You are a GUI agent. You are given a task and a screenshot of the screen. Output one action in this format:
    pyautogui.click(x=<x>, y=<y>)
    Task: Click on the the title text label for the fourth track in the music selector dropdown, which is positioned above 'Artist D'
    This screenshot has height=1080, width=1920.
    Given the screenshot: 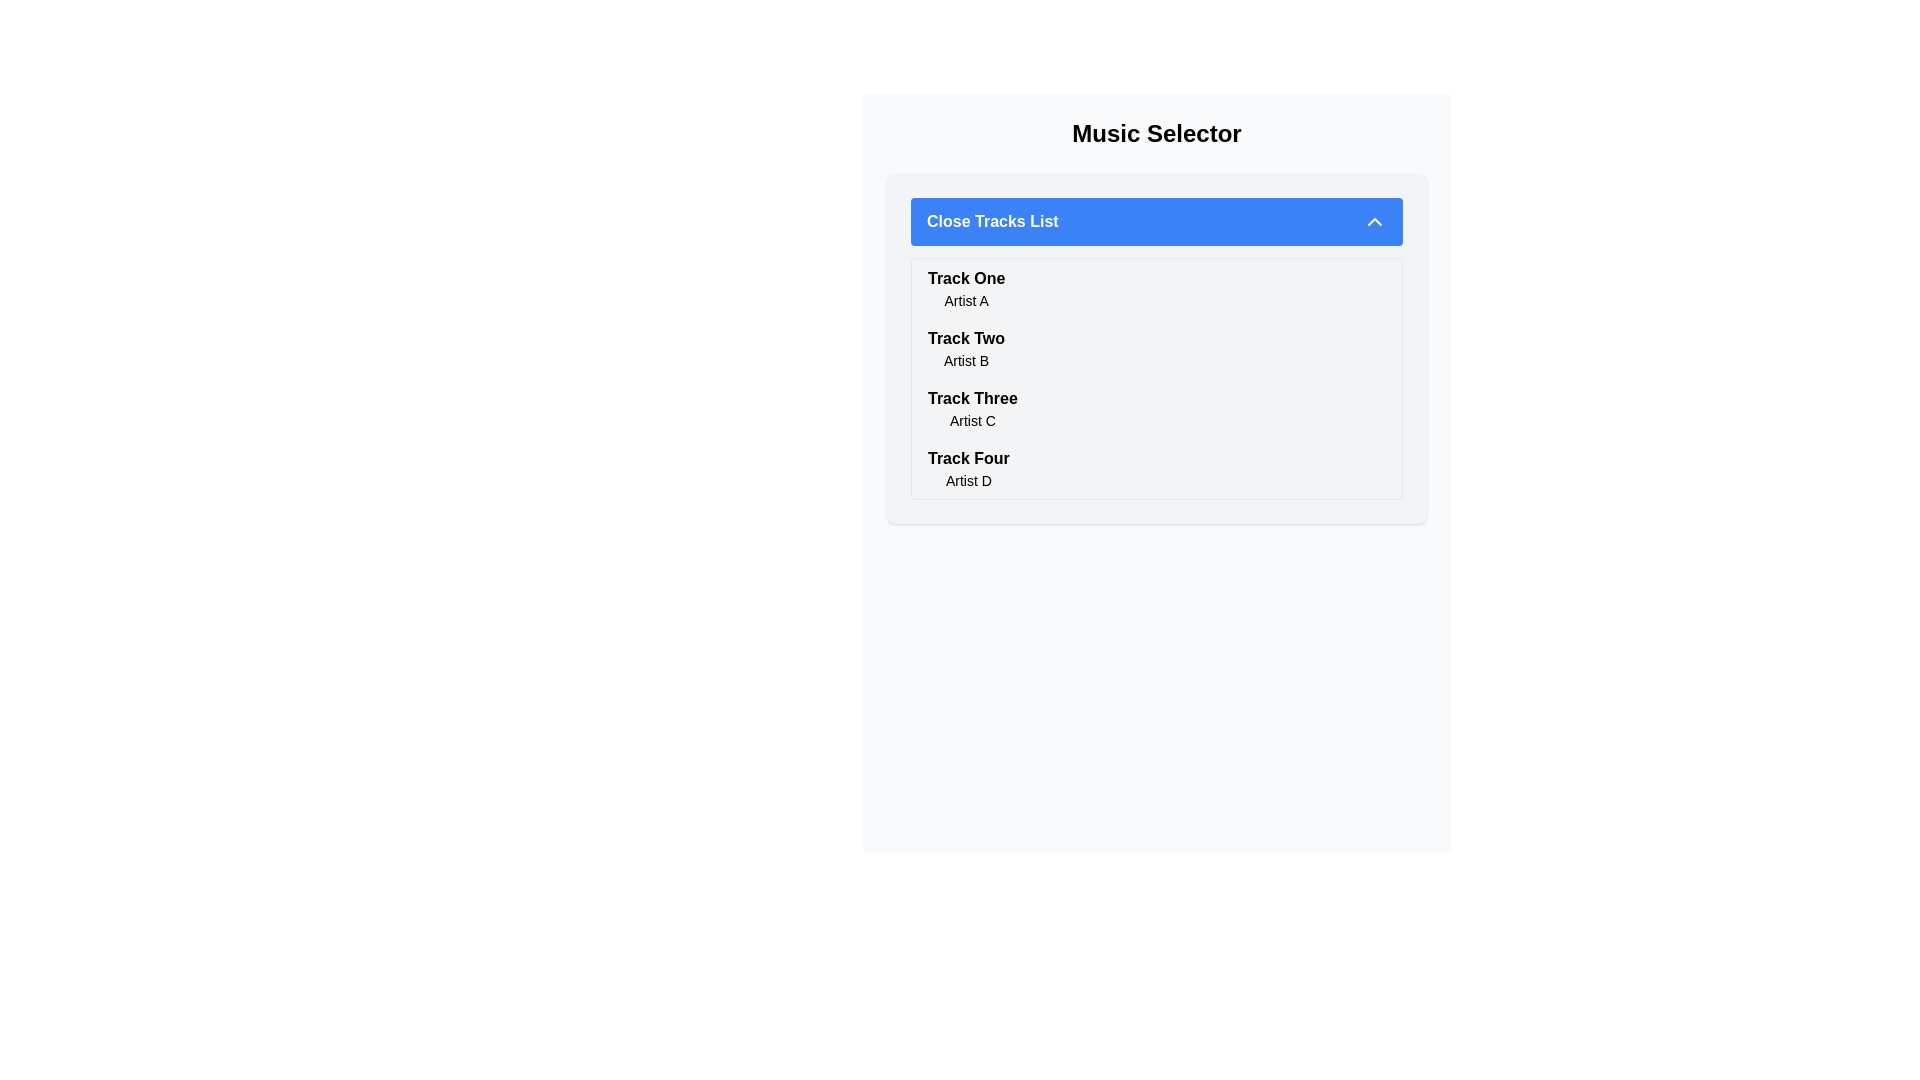 What is the action you would take?
    pyautogui.click(x=968, y=459)
    